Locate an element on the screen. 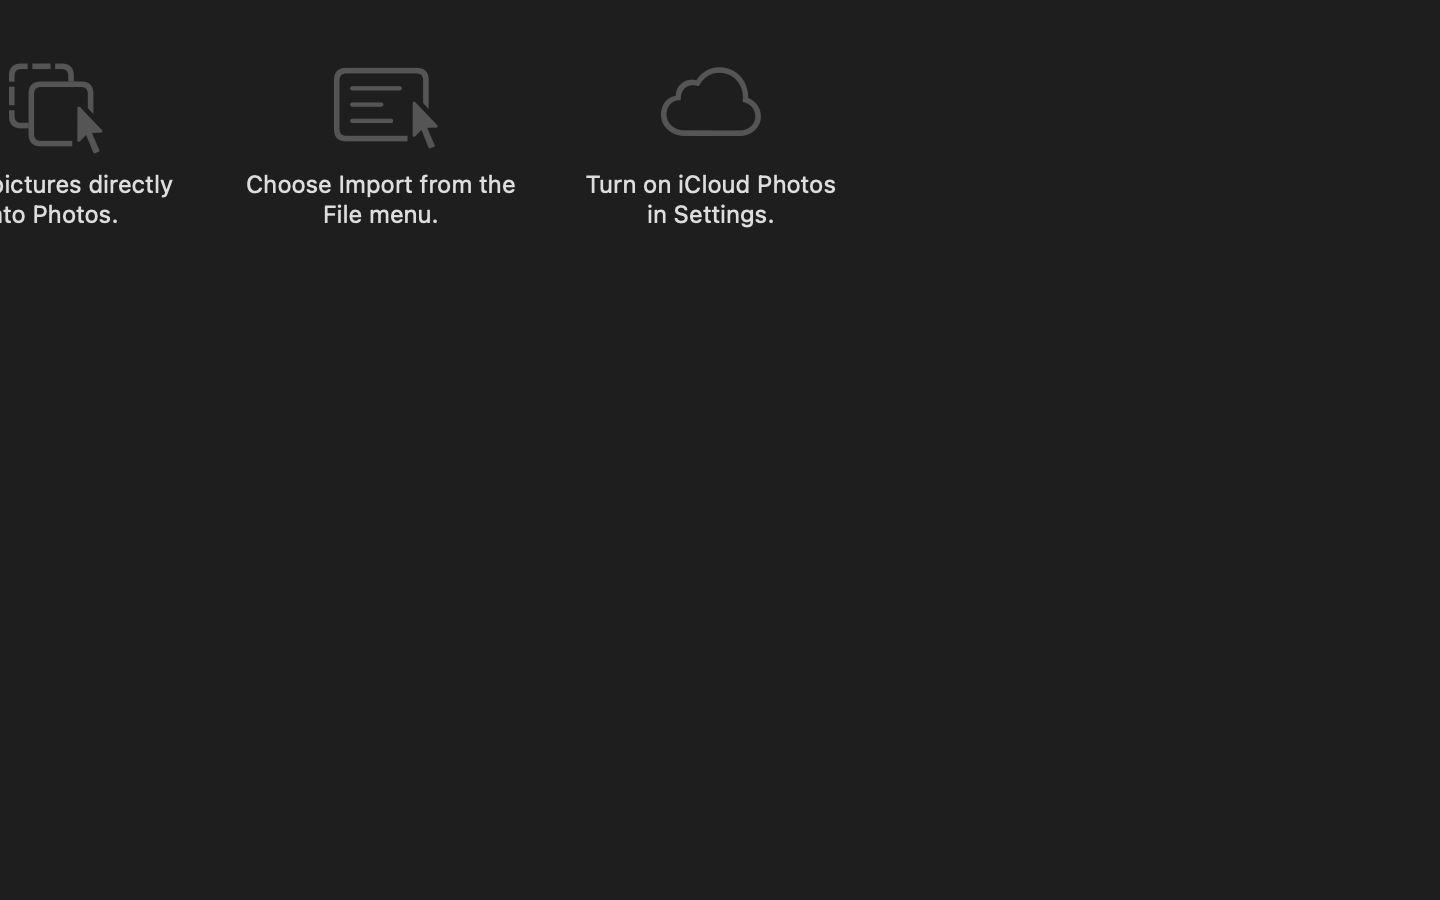  'Choose Import from the File menu.' is located at coordinates (379, 198).